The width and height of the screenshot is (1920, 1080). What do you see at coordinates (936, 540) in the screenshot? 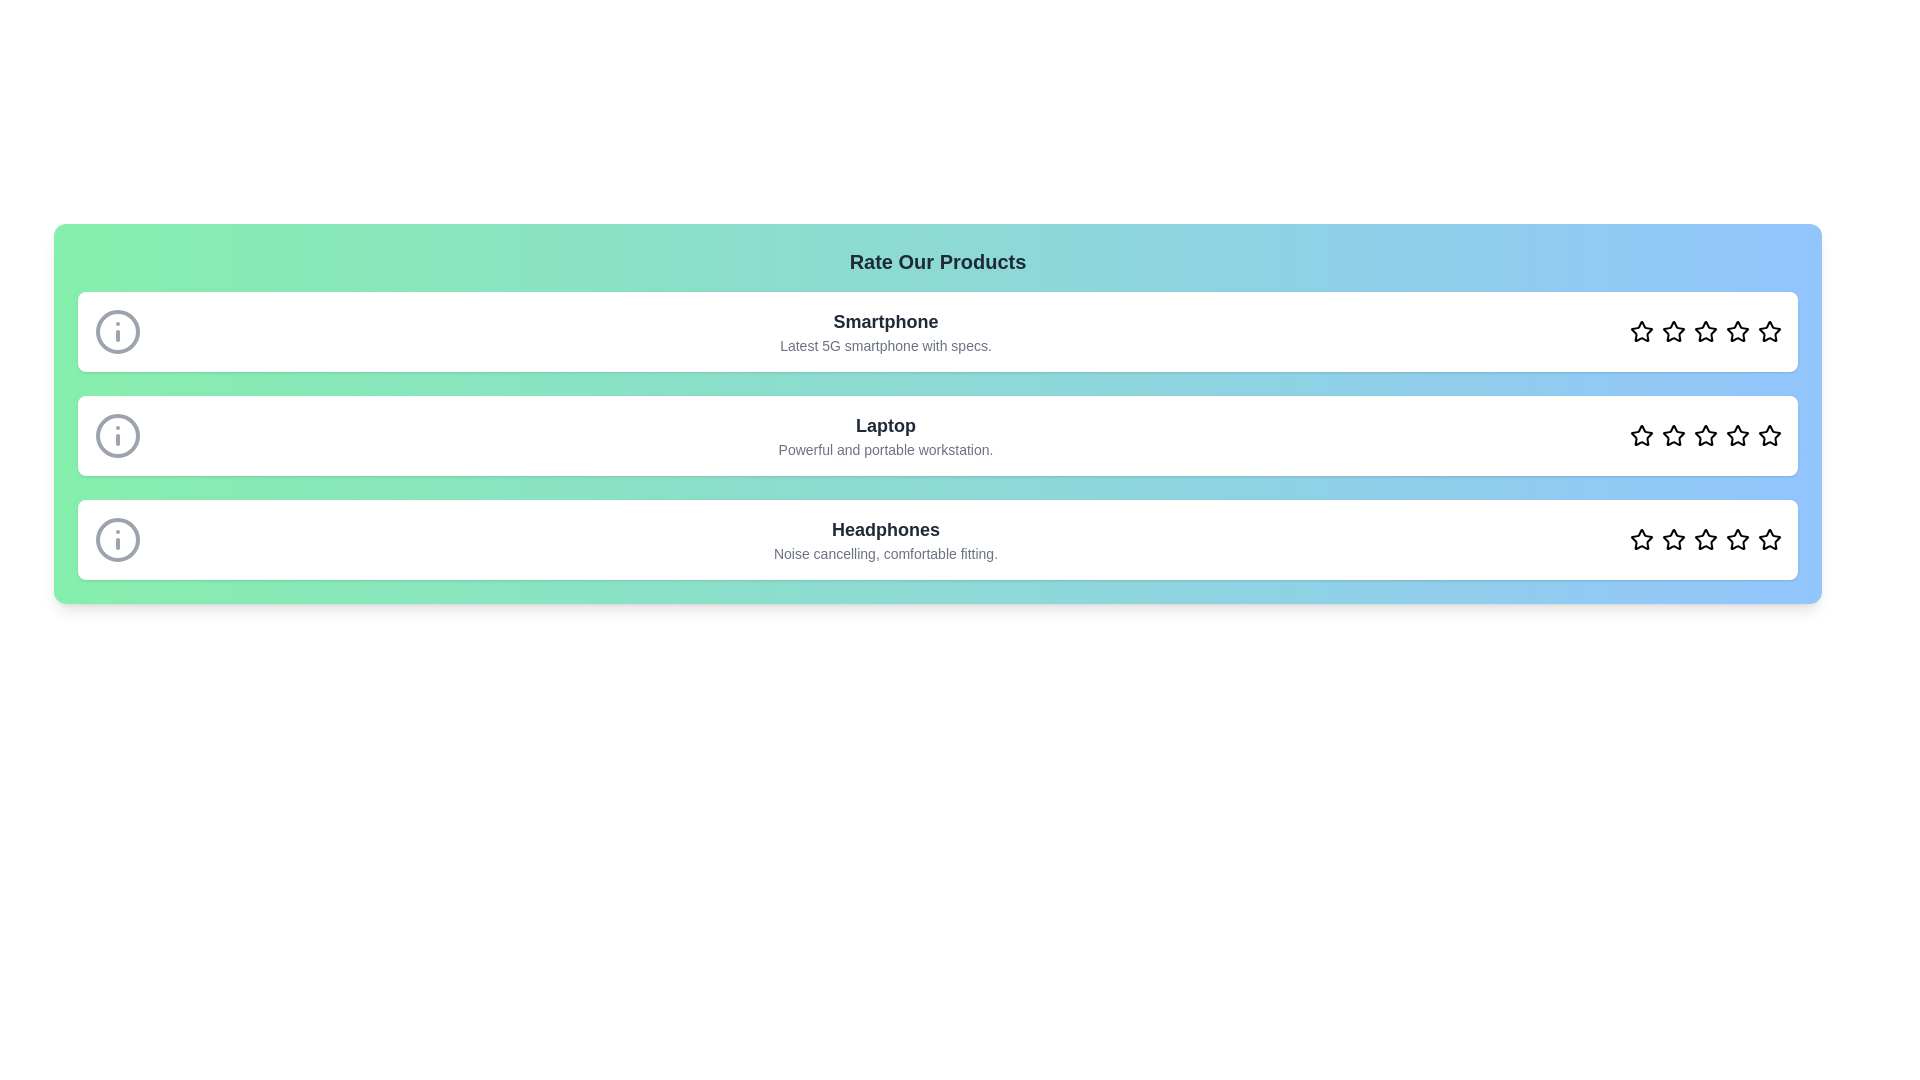
I see `text content of the Product information card displaying 'Headphones', which is the third item in a vertically aligned list of product descriptions` at bounding box center [936, 540].